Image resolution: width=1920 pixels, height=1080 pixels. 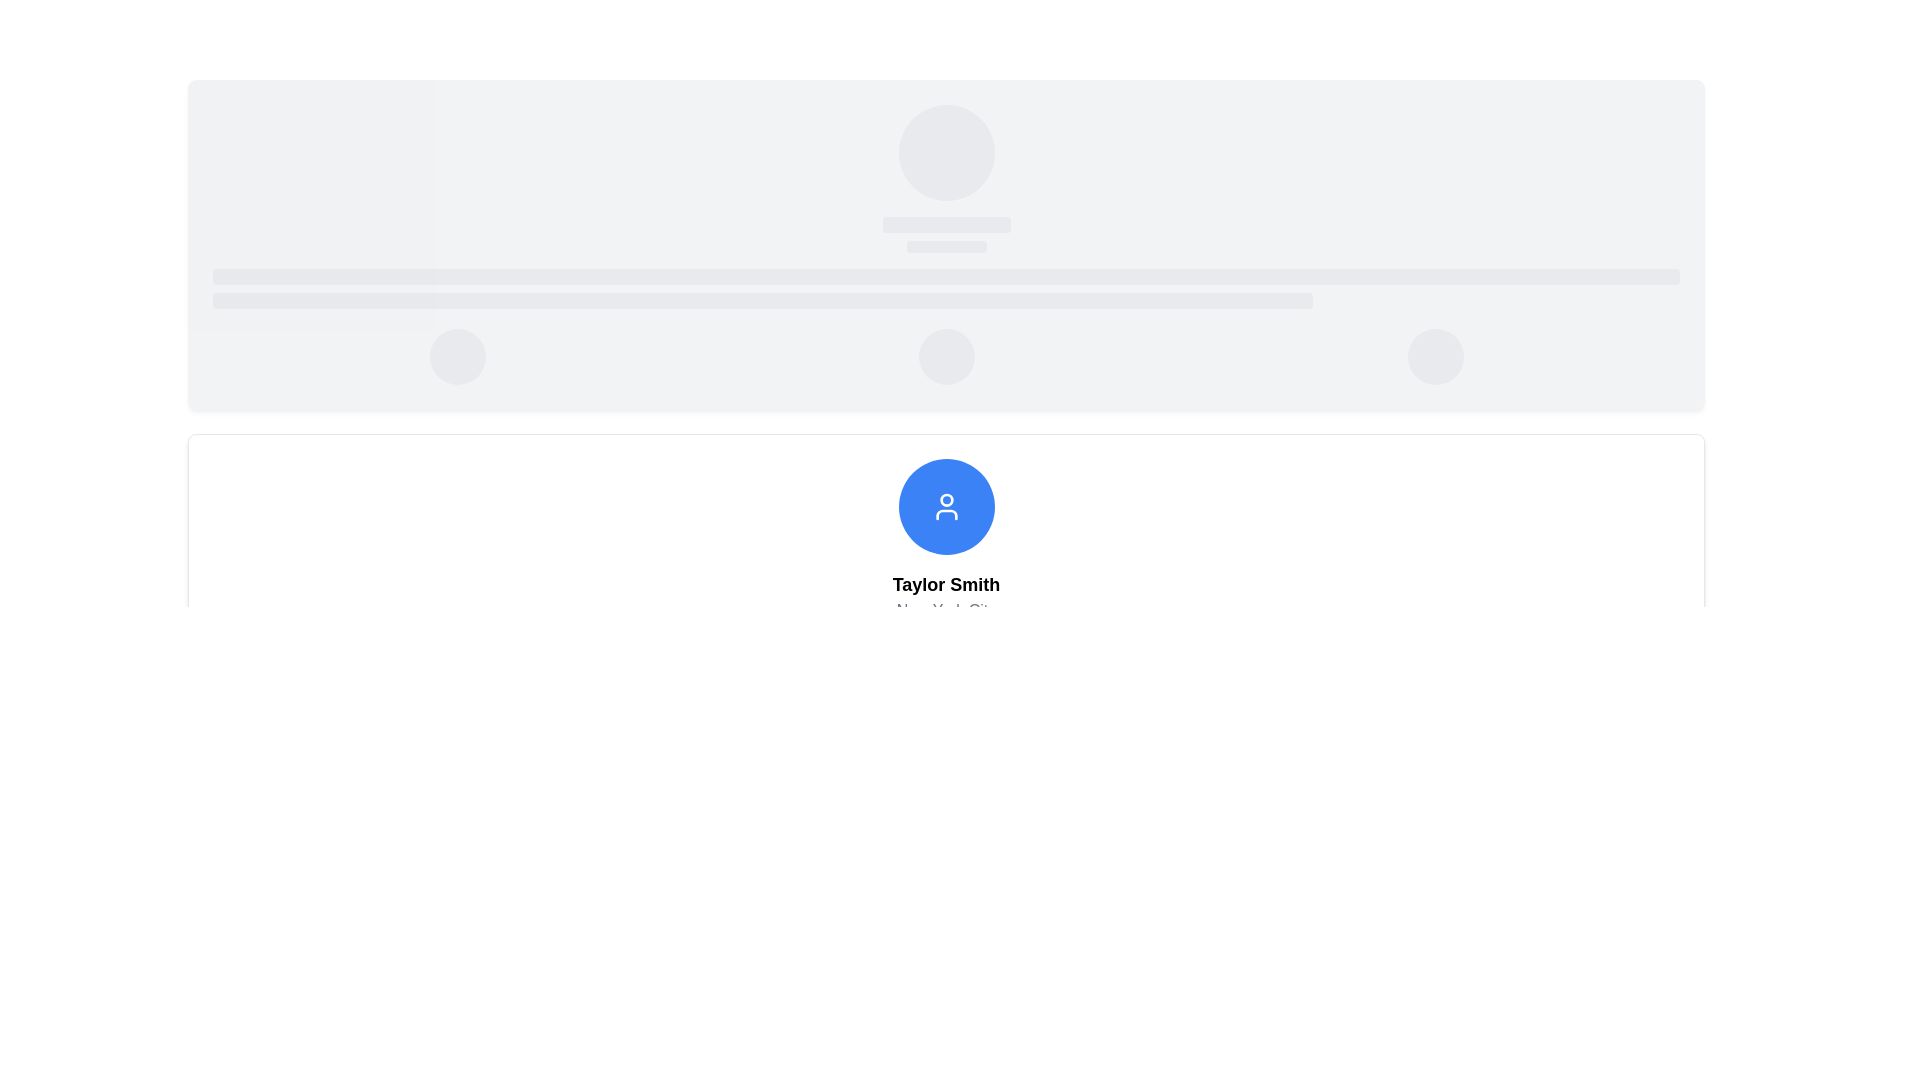 What do you see at coordinates (945, 356) in the screenshot?
I see `the middle circular element with a light gray background, which is part of a horizontally aligned group of three similar circular components` at bounding box center [945, 356].